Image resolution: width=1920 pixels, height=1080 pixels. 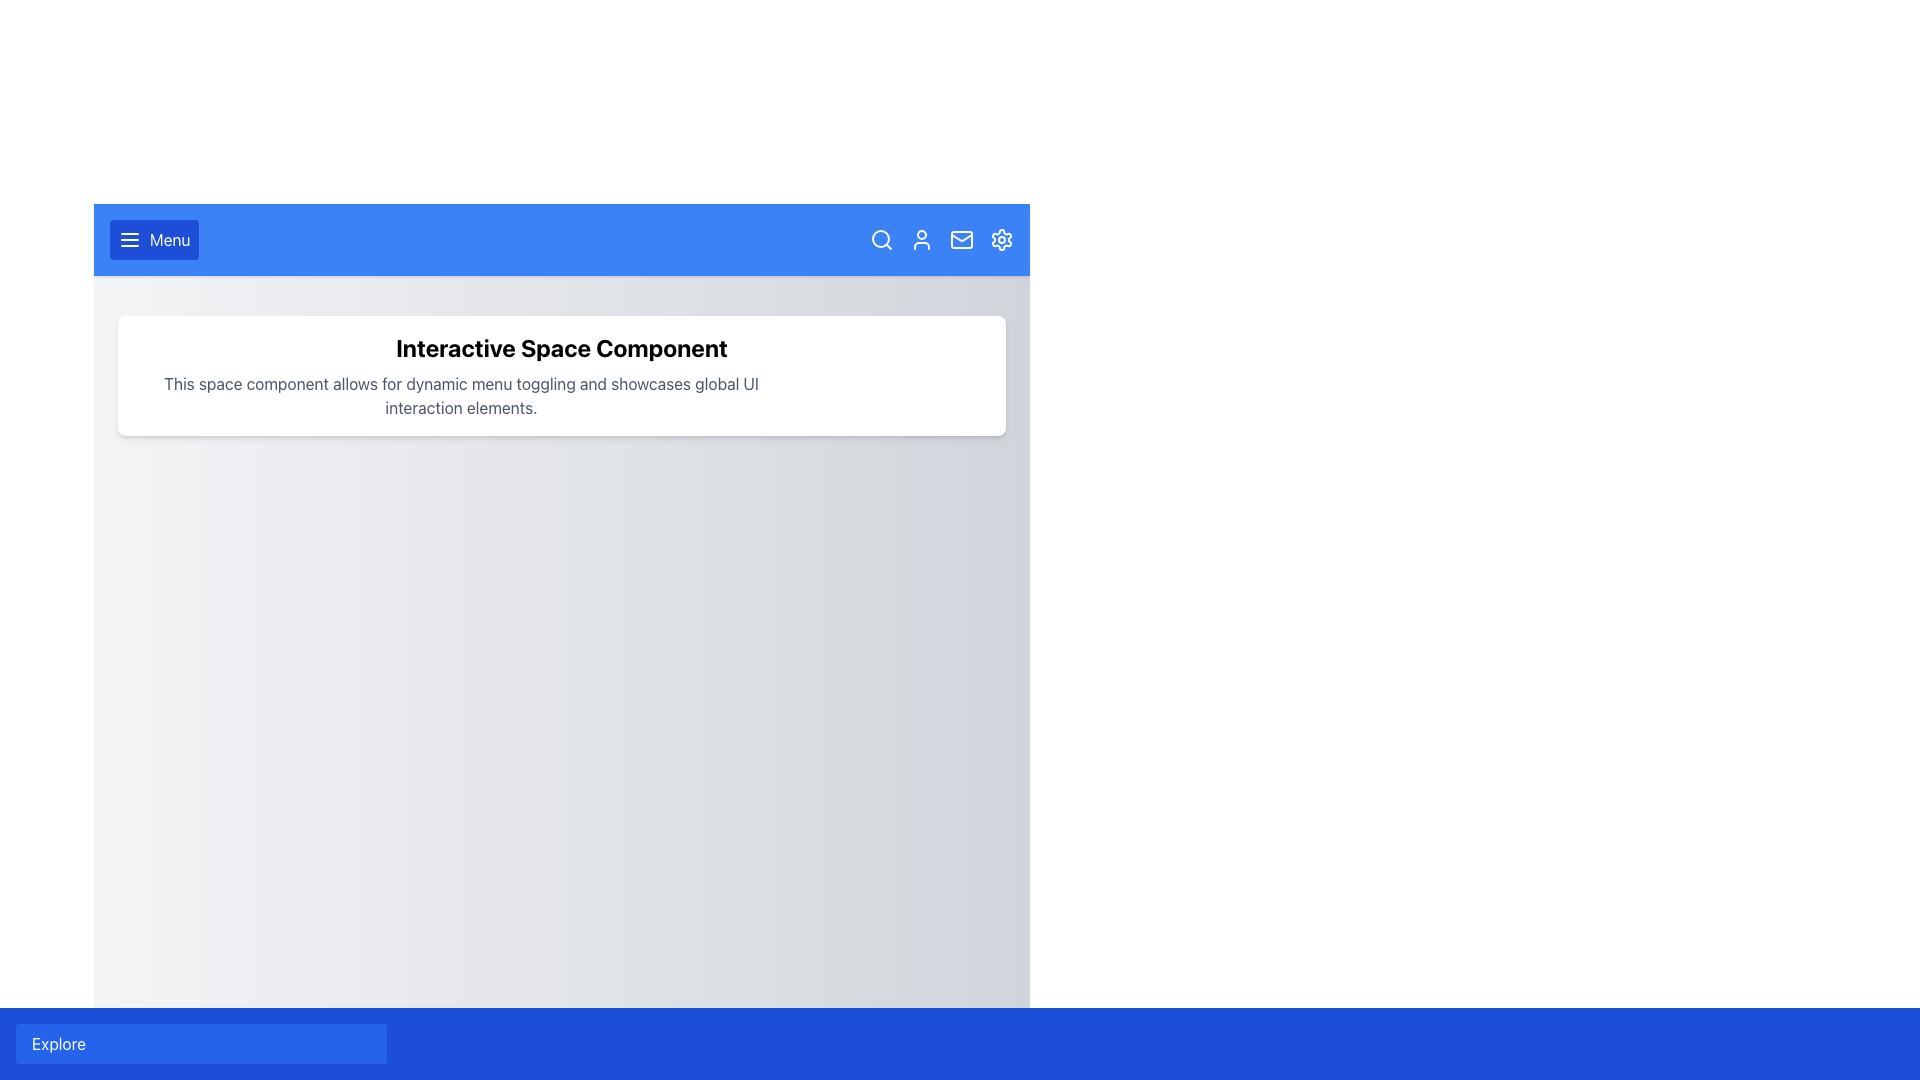 I want to click on the 'Menu' text label located in the top navigation bar, which is part of a button component and positioned to the right of the menu icon, so click(x=170, y=238).